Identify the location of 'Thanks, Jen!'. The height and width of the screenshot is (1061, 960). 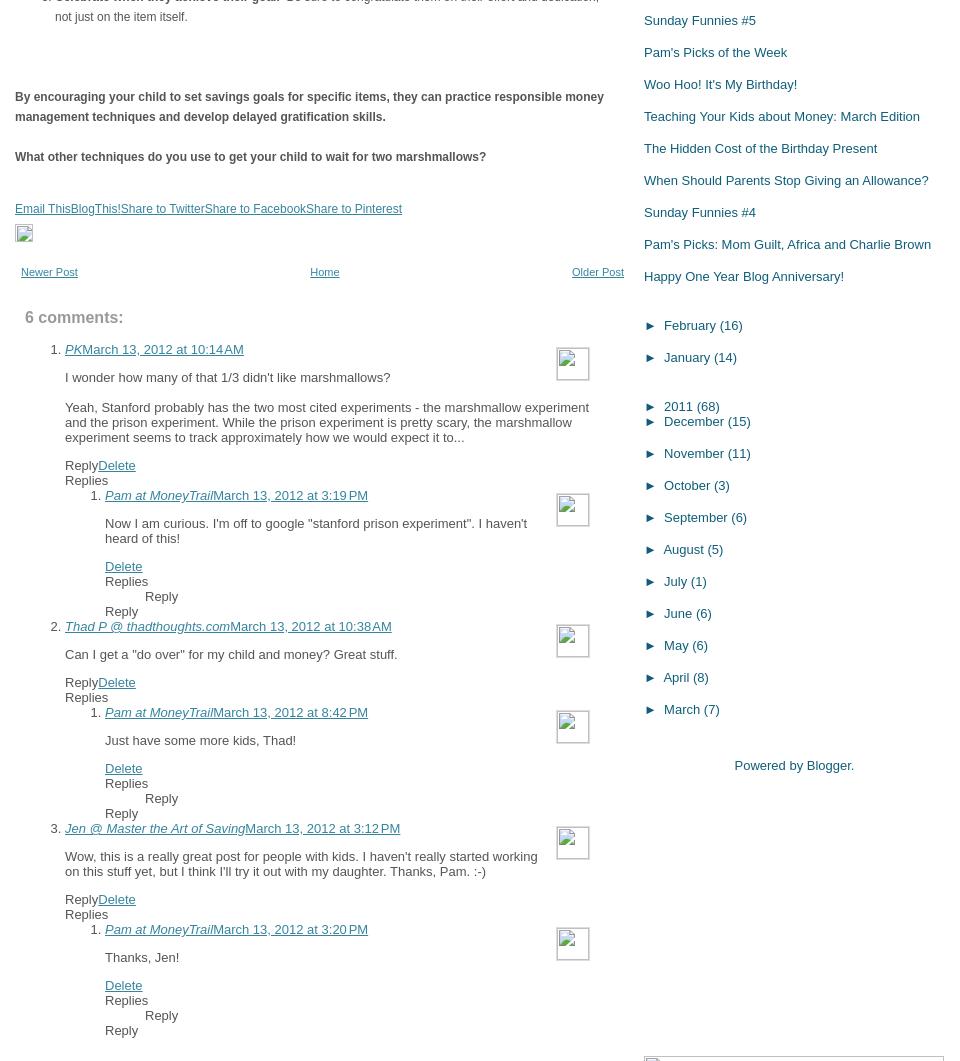
(140, 956).